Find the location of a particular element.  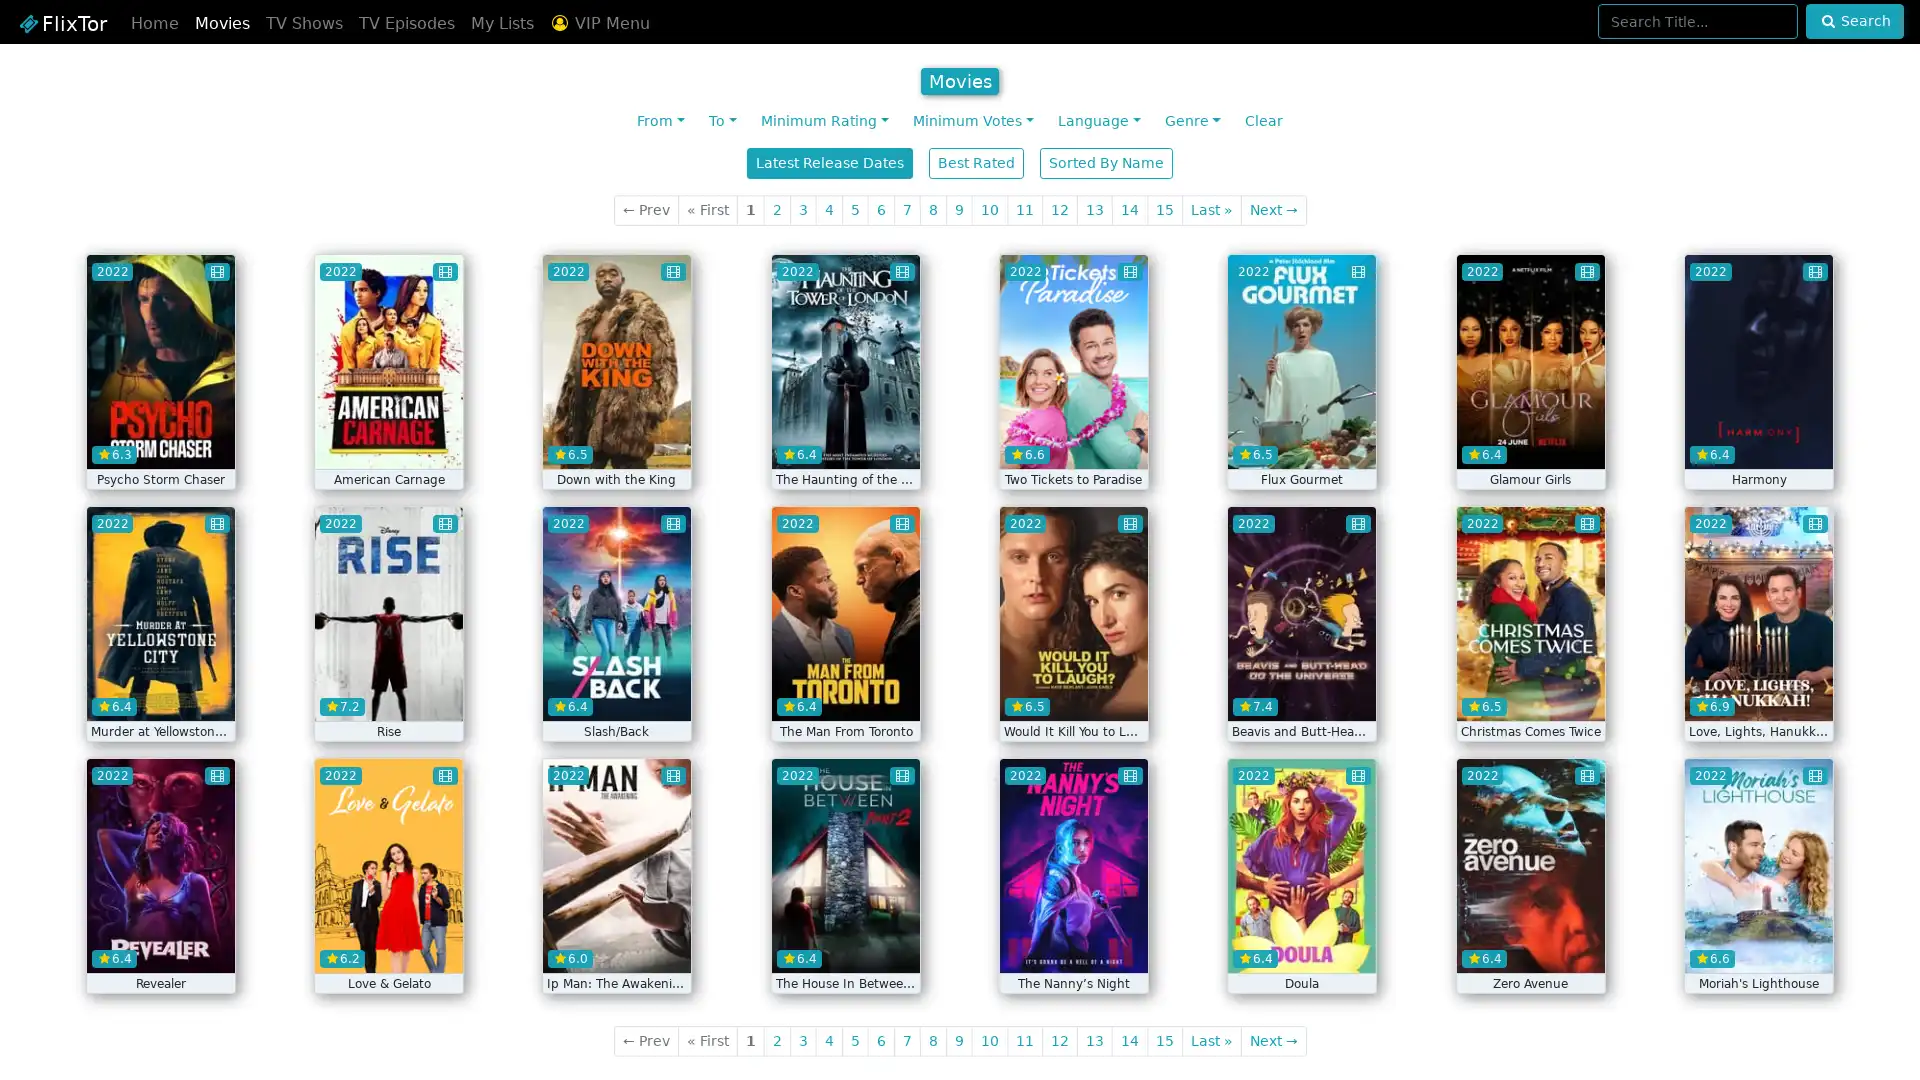

Watch Now is located at coordinates (1529, 438).